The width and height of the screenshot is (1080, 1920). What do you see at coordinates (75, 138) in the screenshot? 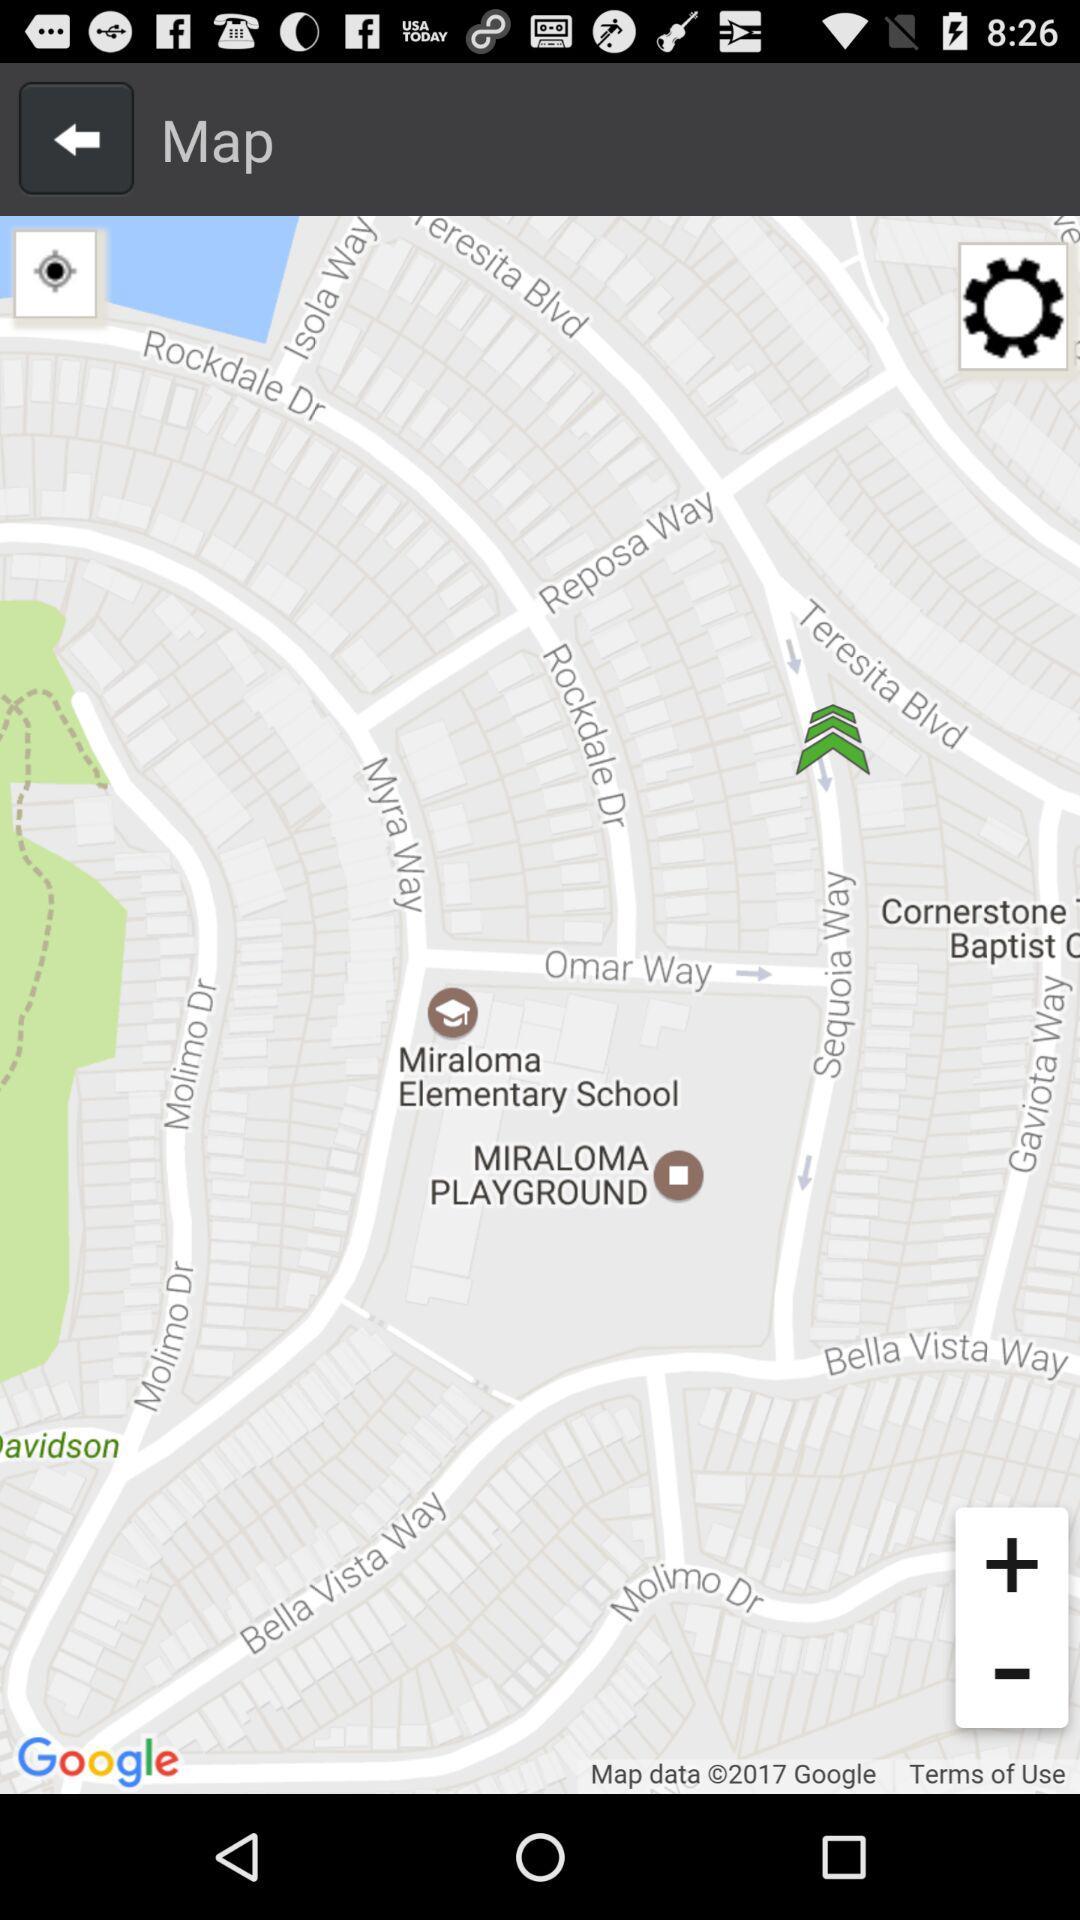
I see `go back` at bounding box center [75, 138].